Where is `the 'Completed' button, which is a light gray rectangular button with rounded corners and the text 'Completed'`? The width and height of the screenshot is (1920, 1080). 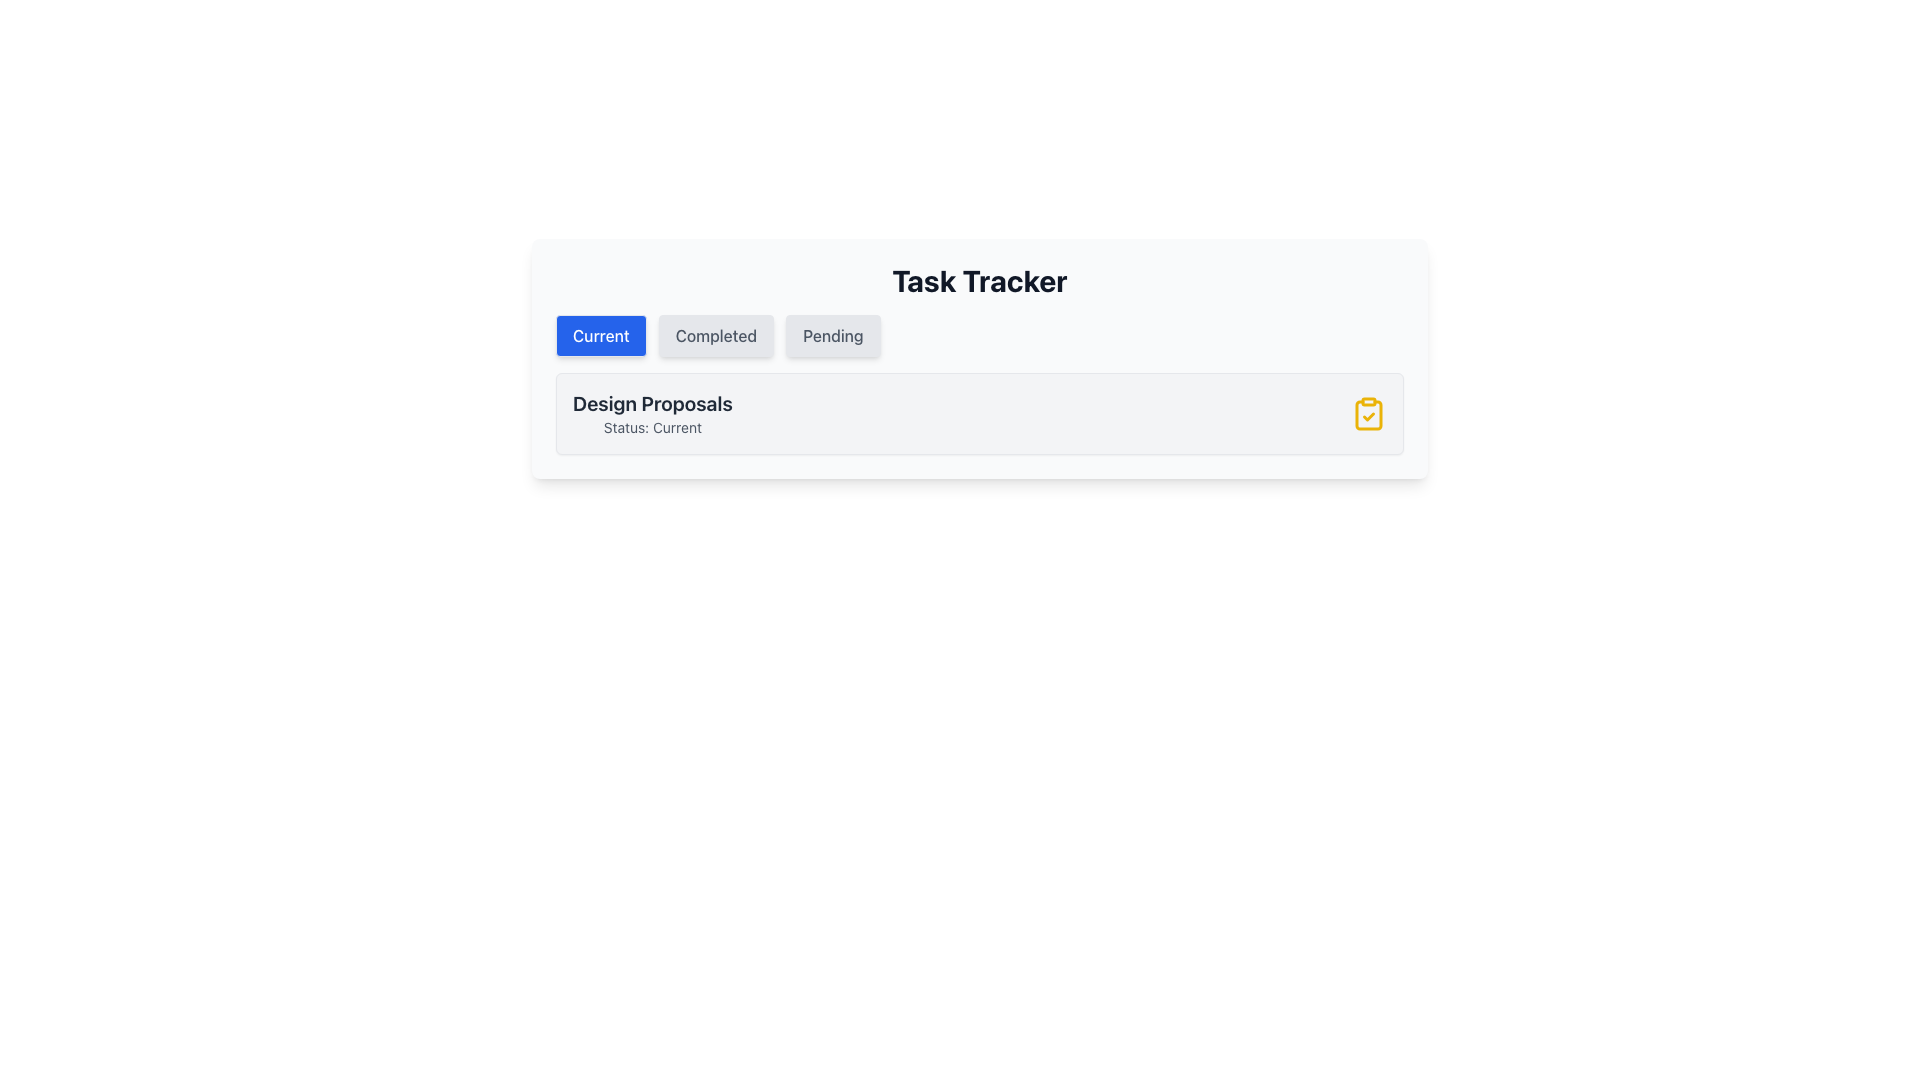 the 'Completed' button, which is a light gray rectangular button with rounded corners and the text 'Completed' is located at coordinates (716, 334).